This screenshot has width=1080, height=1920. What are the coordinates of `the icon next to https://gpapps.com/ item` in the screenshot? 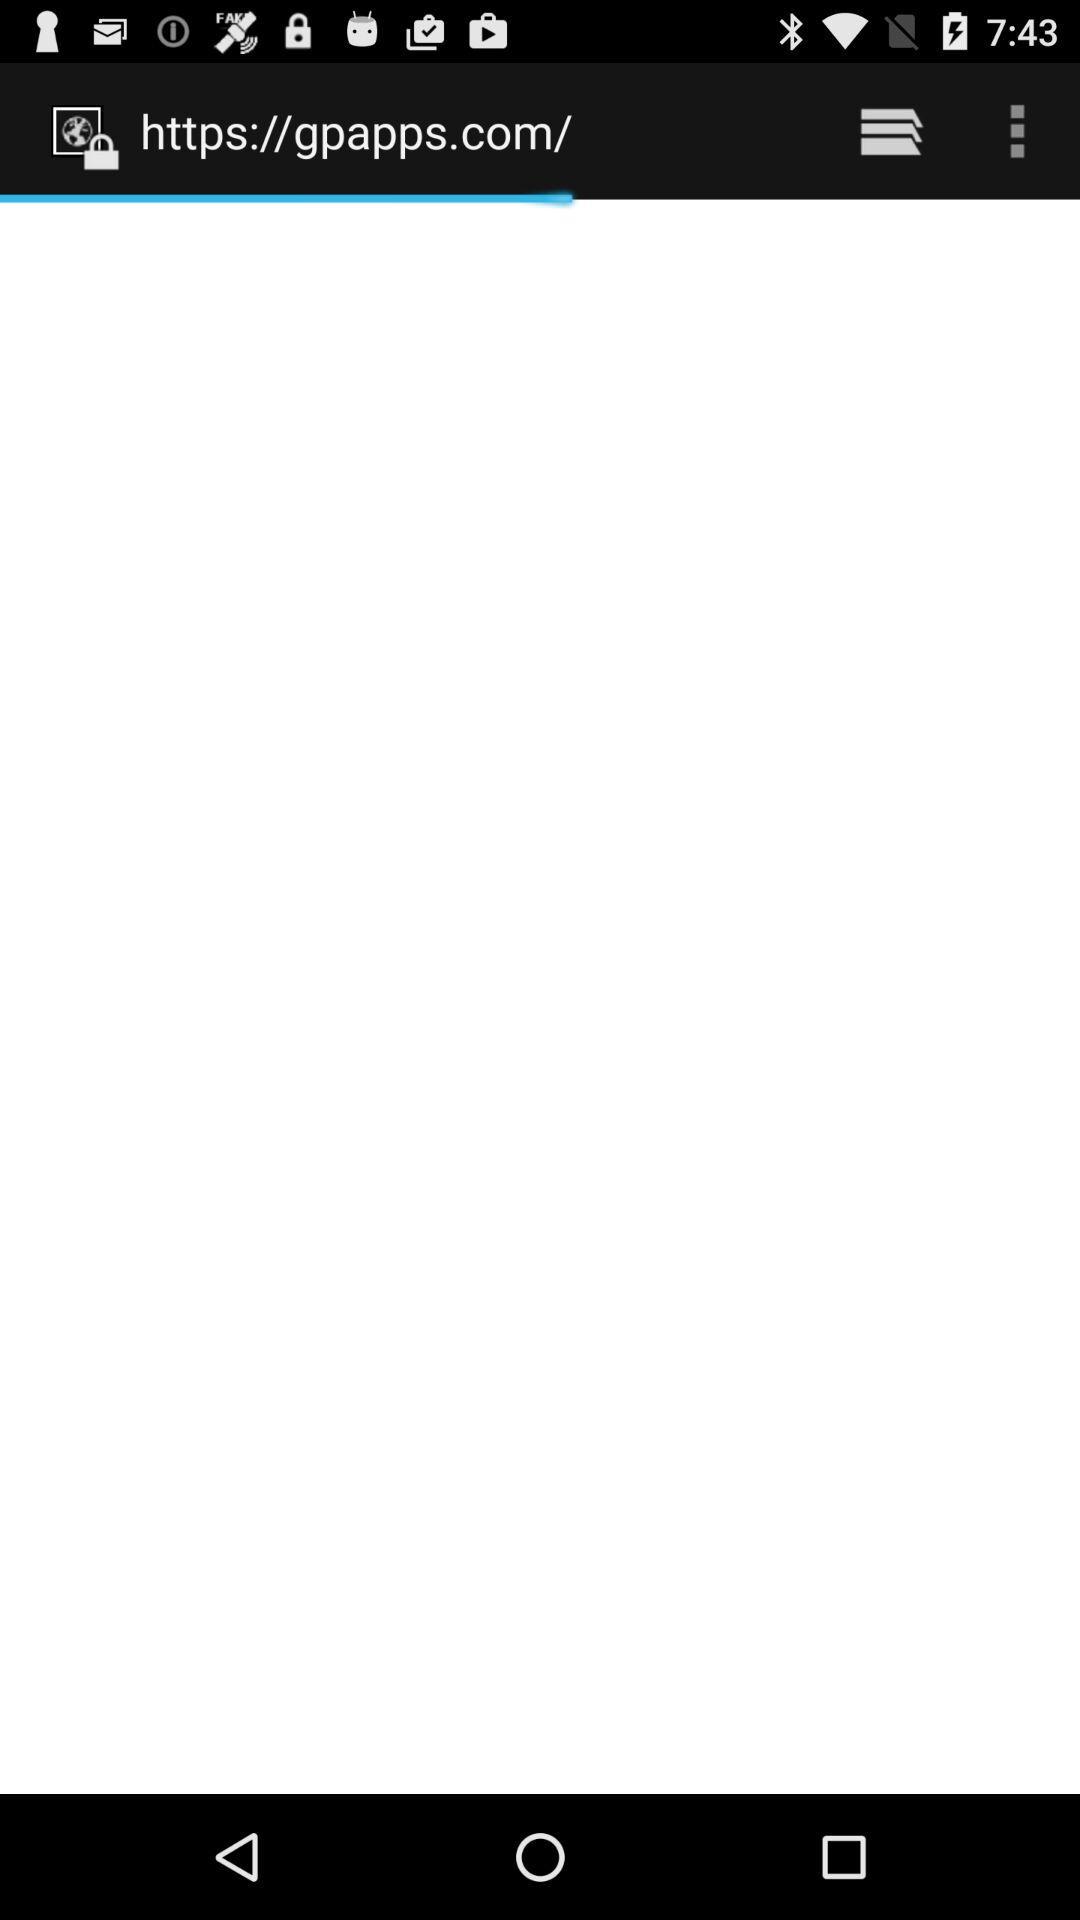 It's located at (890, 130).